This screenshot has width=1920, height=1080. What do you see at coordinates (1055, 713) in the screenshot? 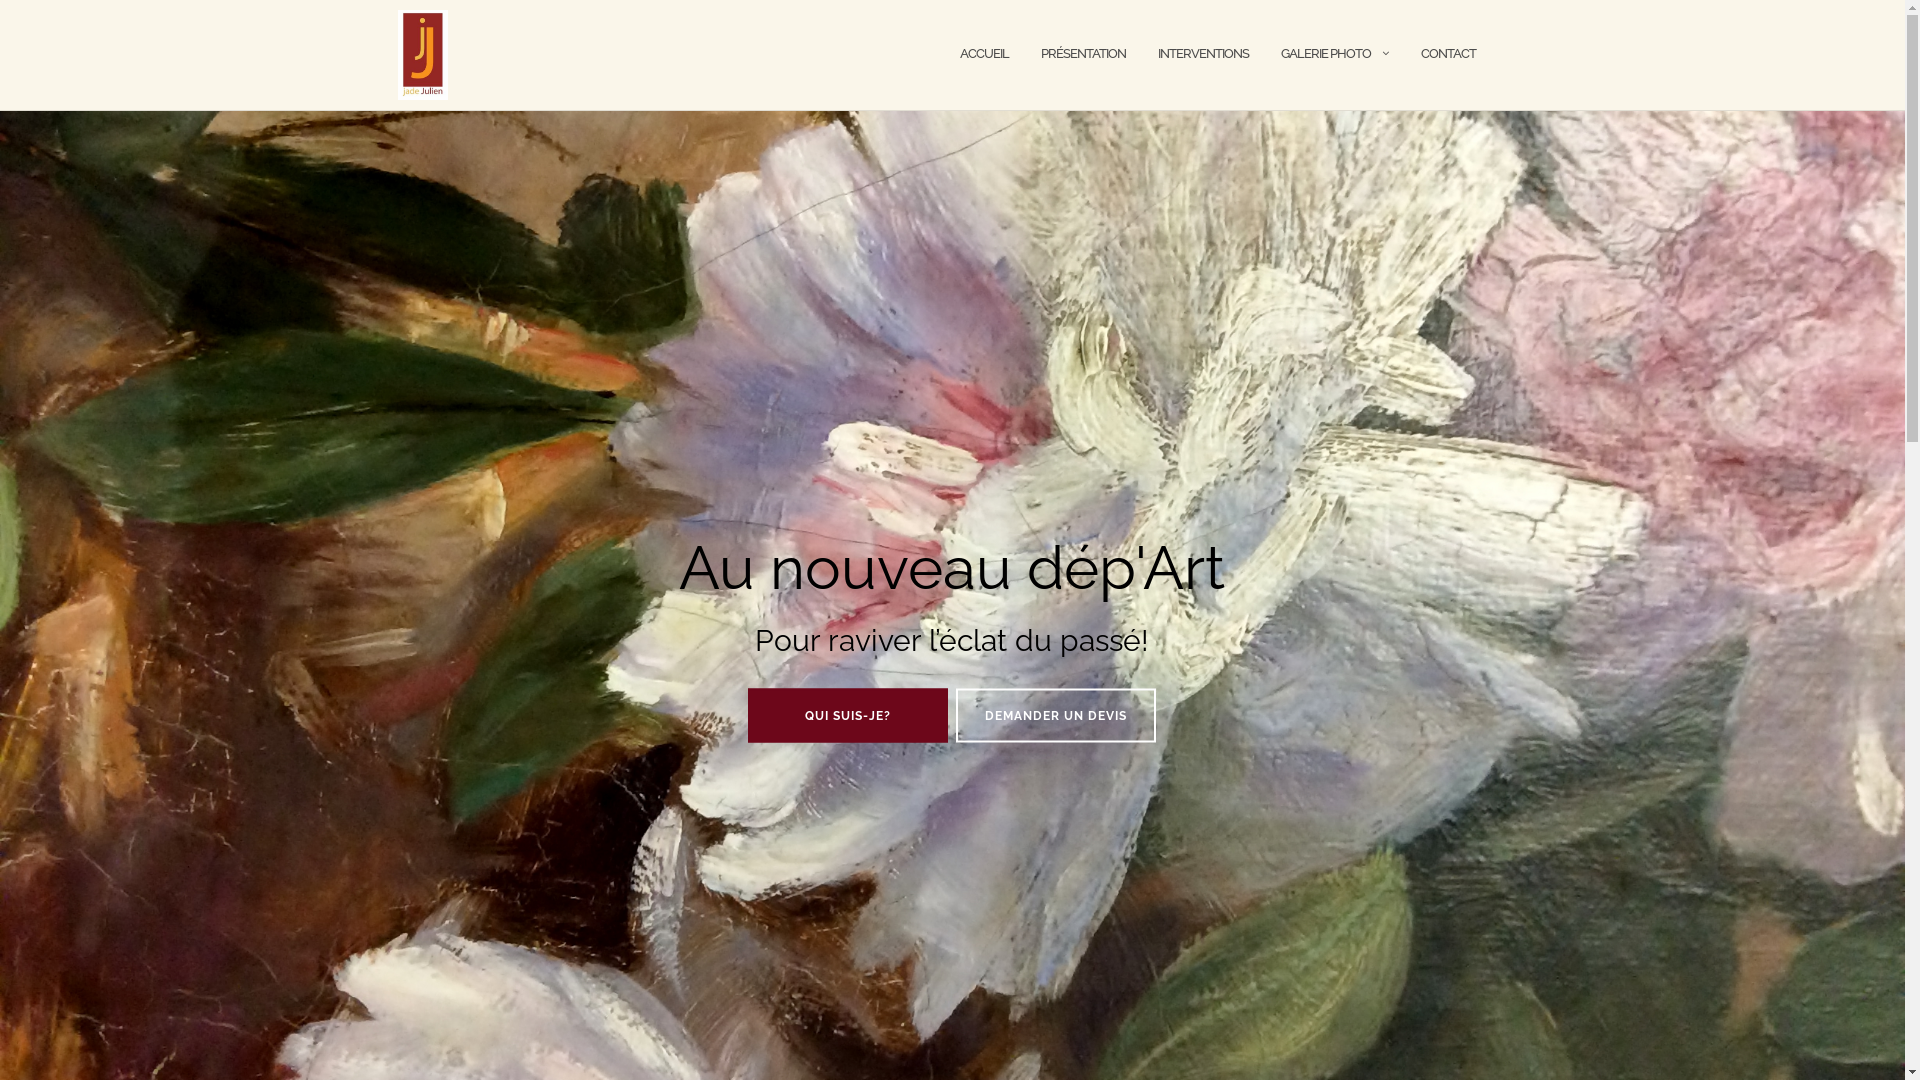
I see `'DEMANDER UN DEVIS'` at bounding box center [1055, 713].